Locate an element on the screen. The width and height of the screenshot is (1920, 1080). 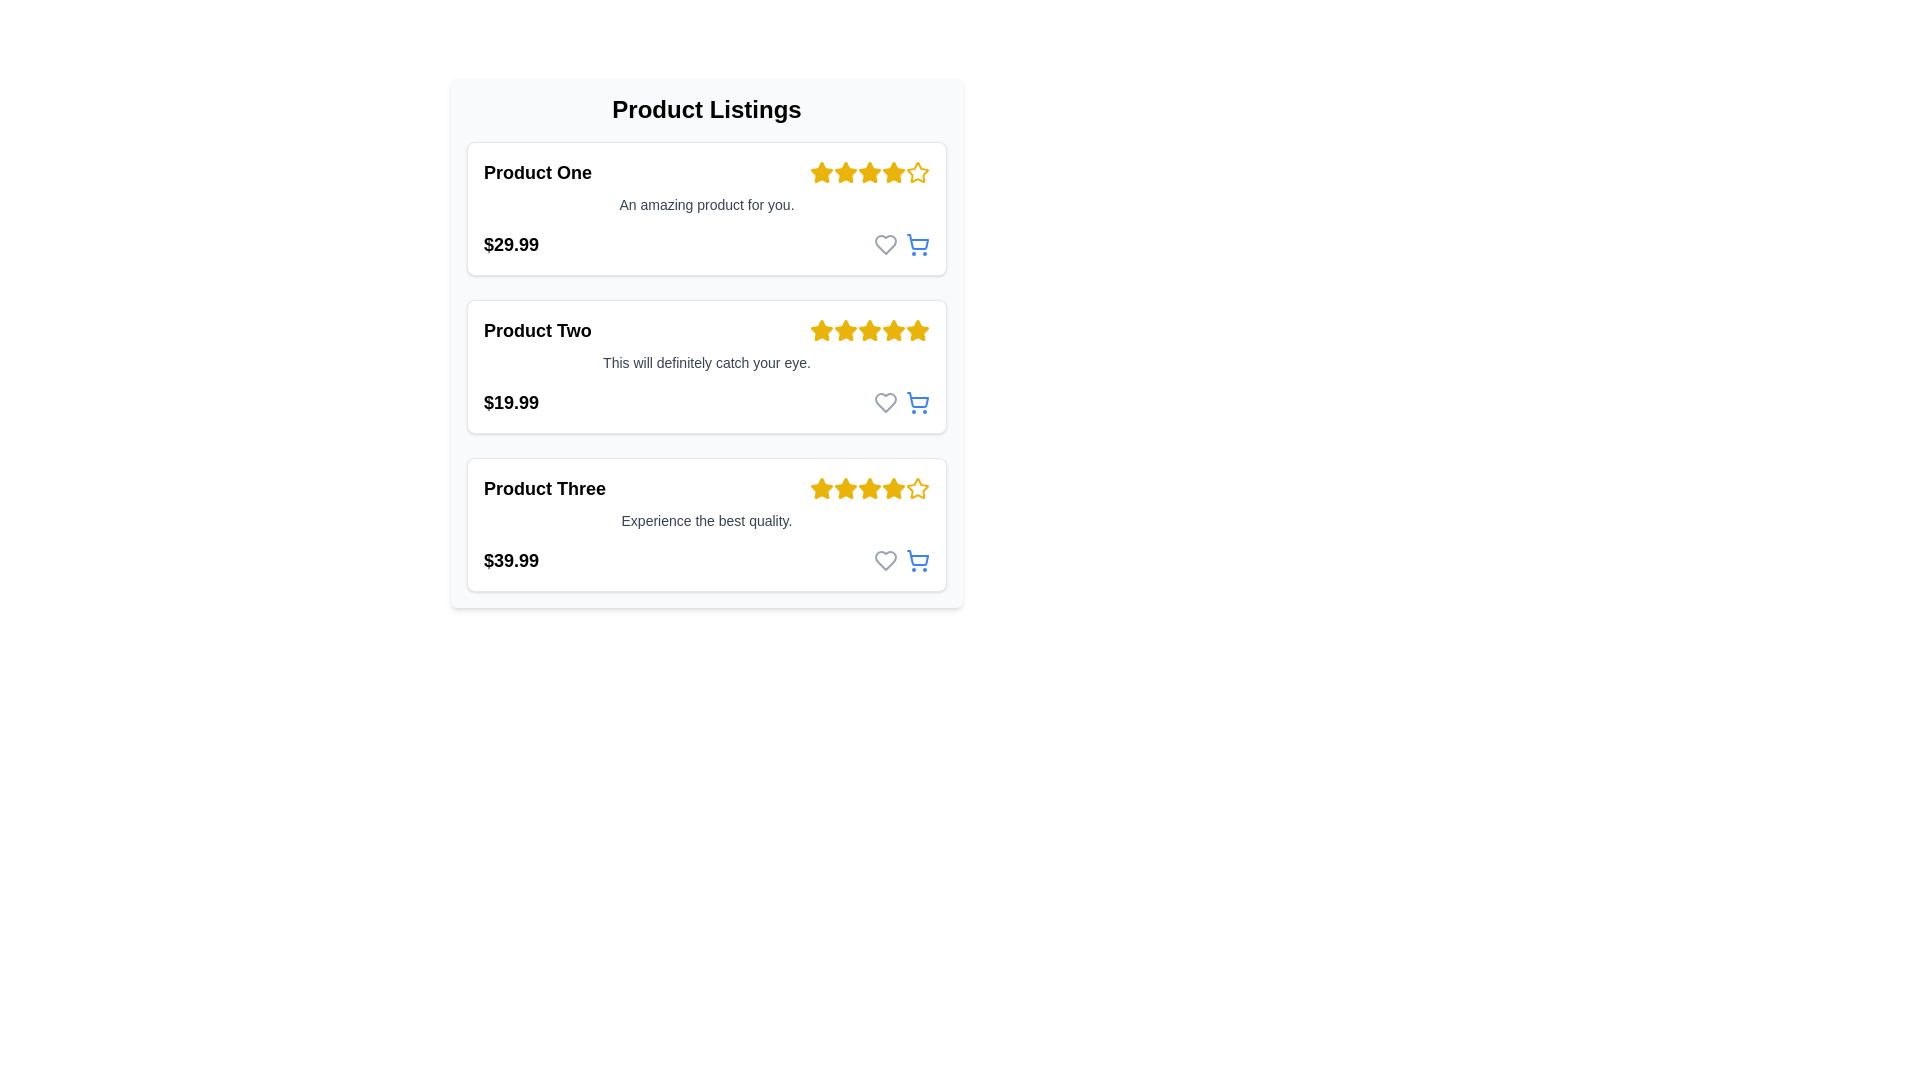
the icon group consisting of a gray heart and a blue shopping cart located in the second product listing of the 'Product Listings' section is located at coordinates (901, 402).